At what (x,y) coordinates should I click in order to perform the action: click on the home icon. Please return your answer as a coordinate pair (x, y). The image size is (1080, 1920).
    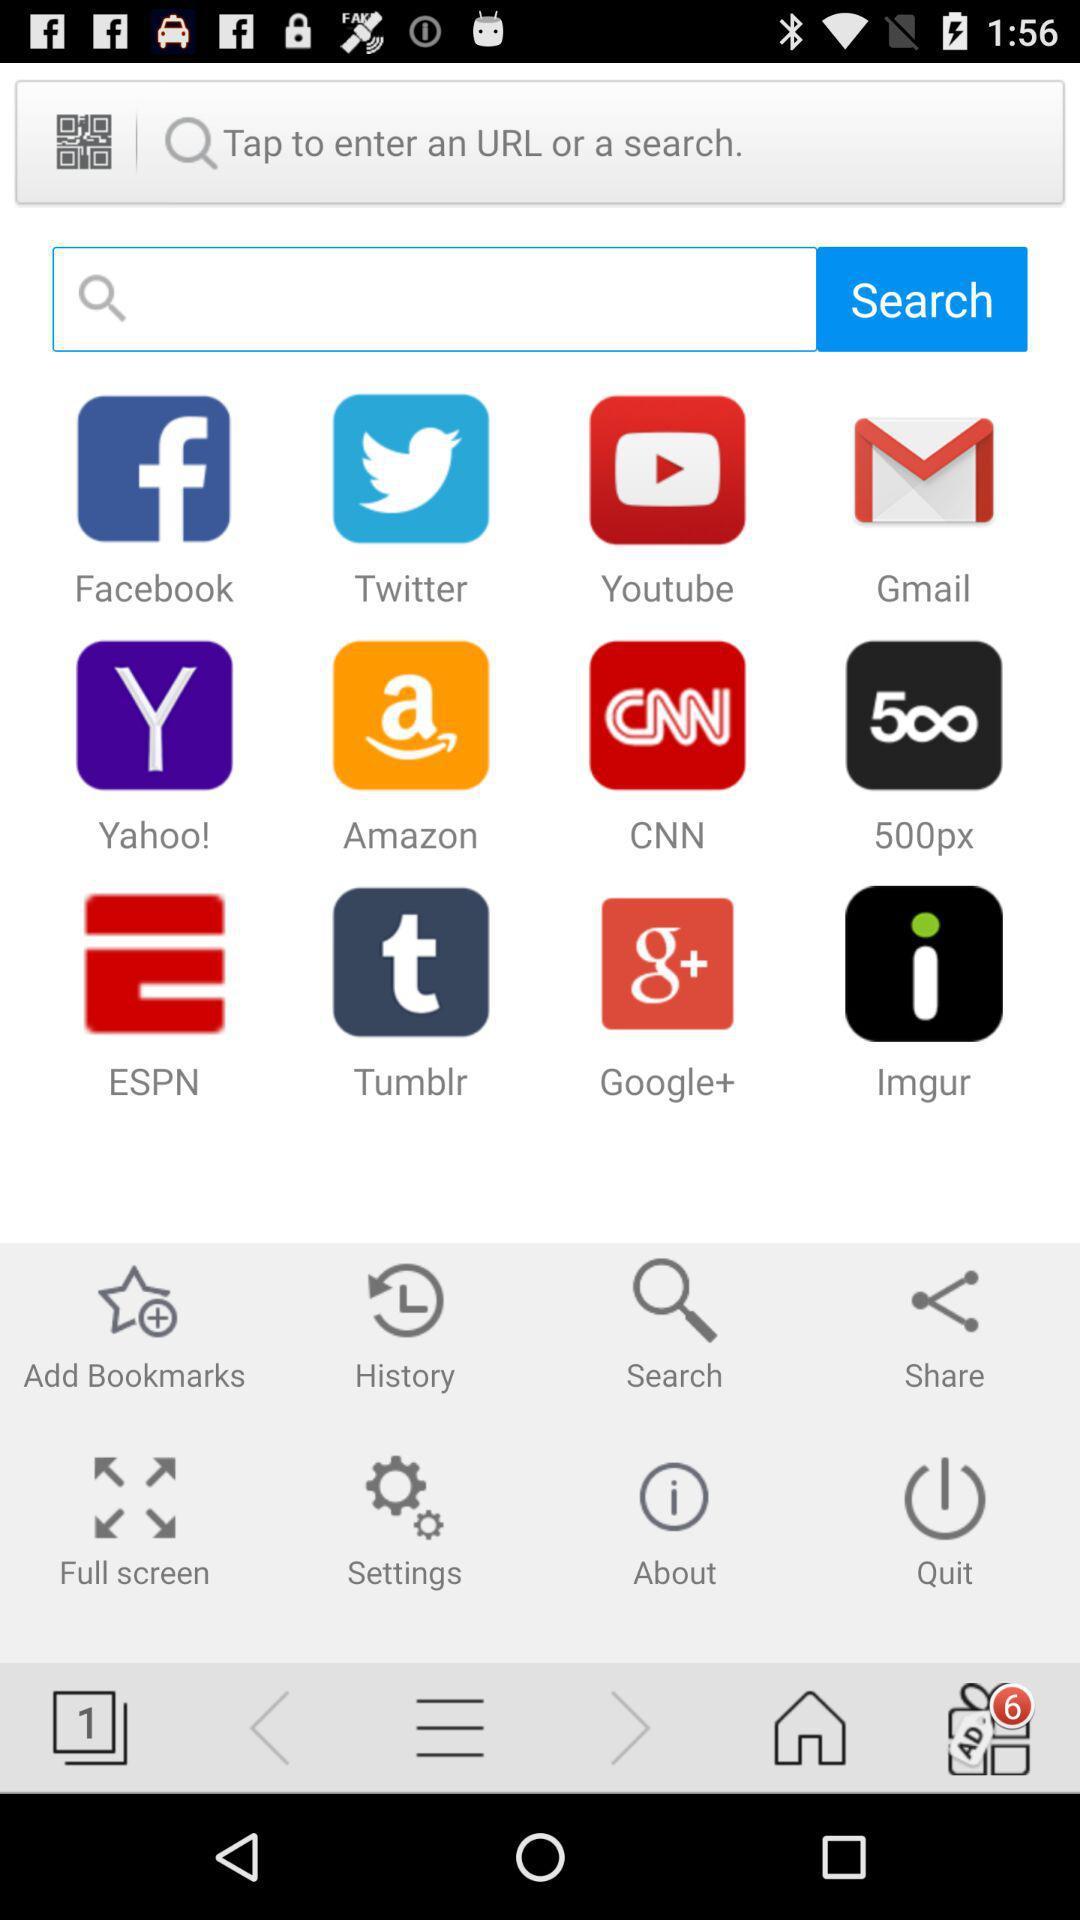
    Looking at the image, I should click on (810, 1848).